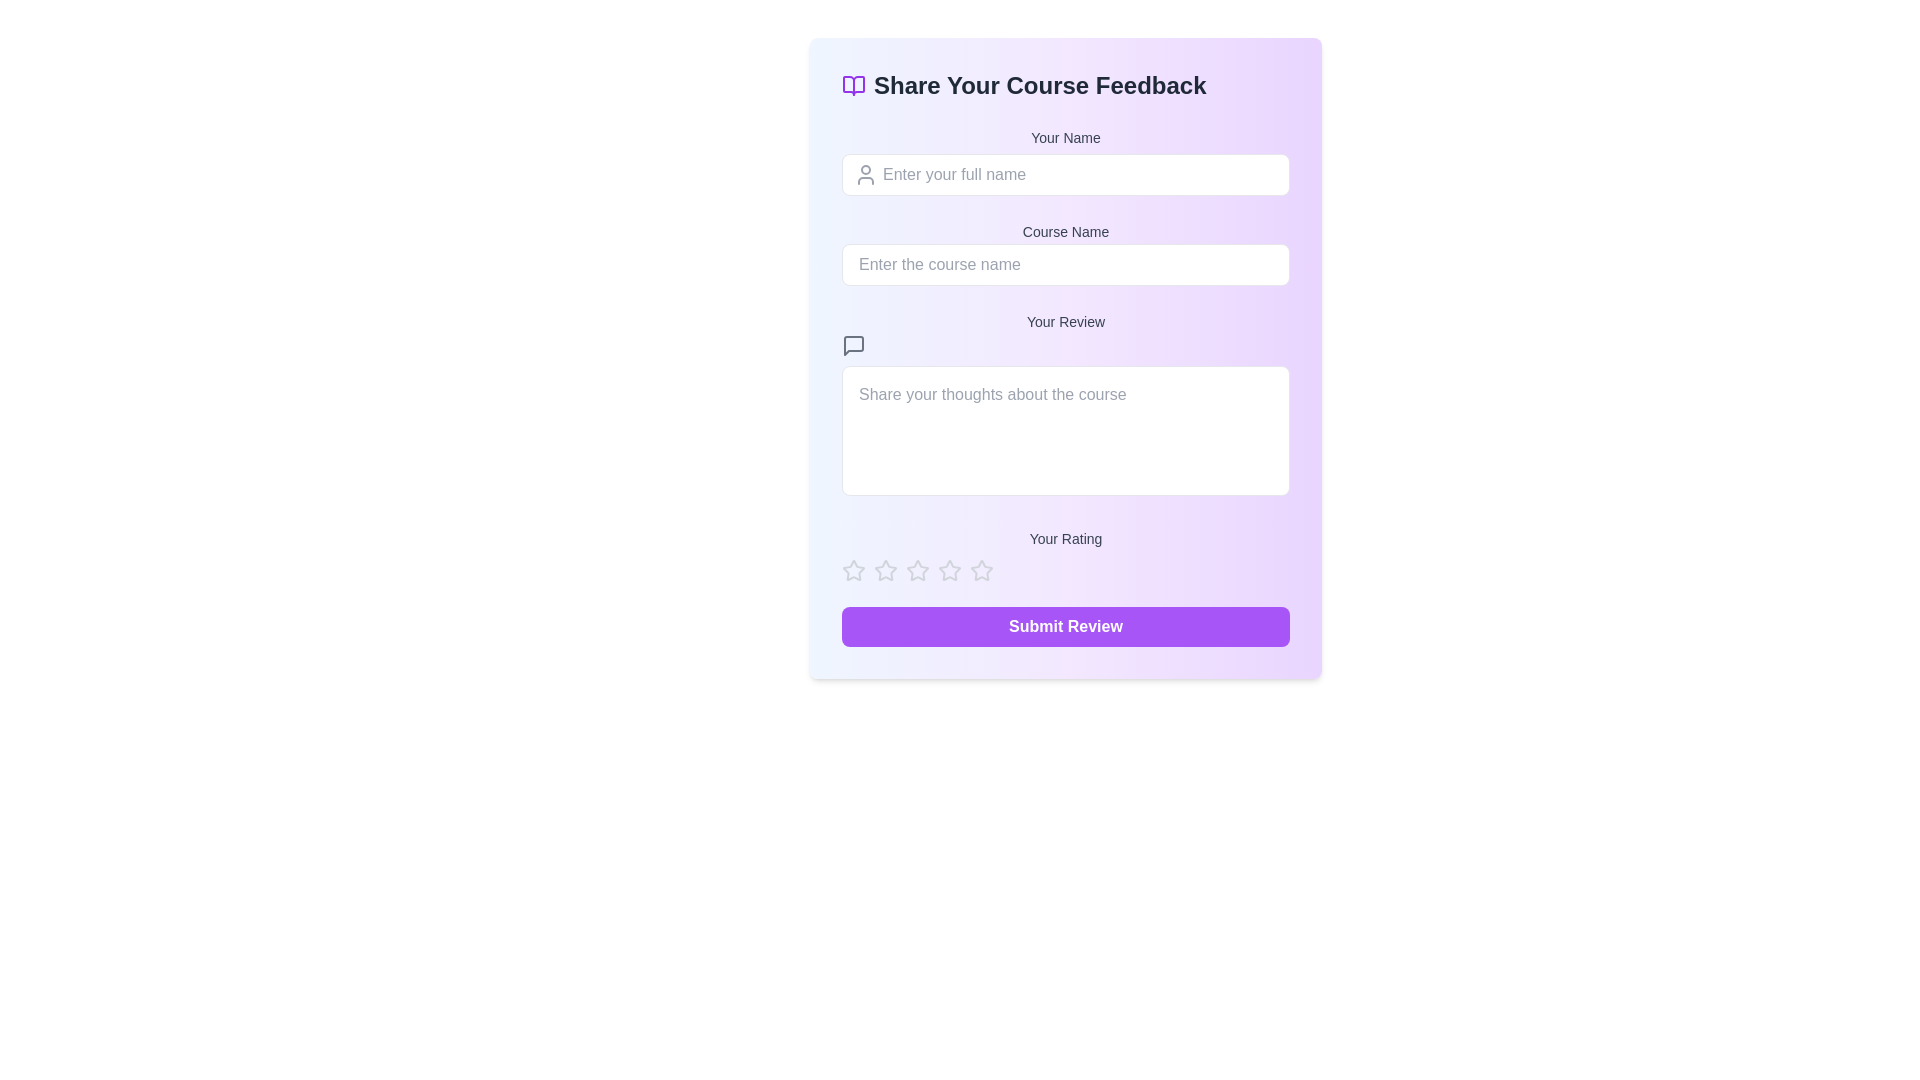  Describe the element at coordinates (1064, 555) in the screenshot. I see `across the star icons in the rating control` at that location.